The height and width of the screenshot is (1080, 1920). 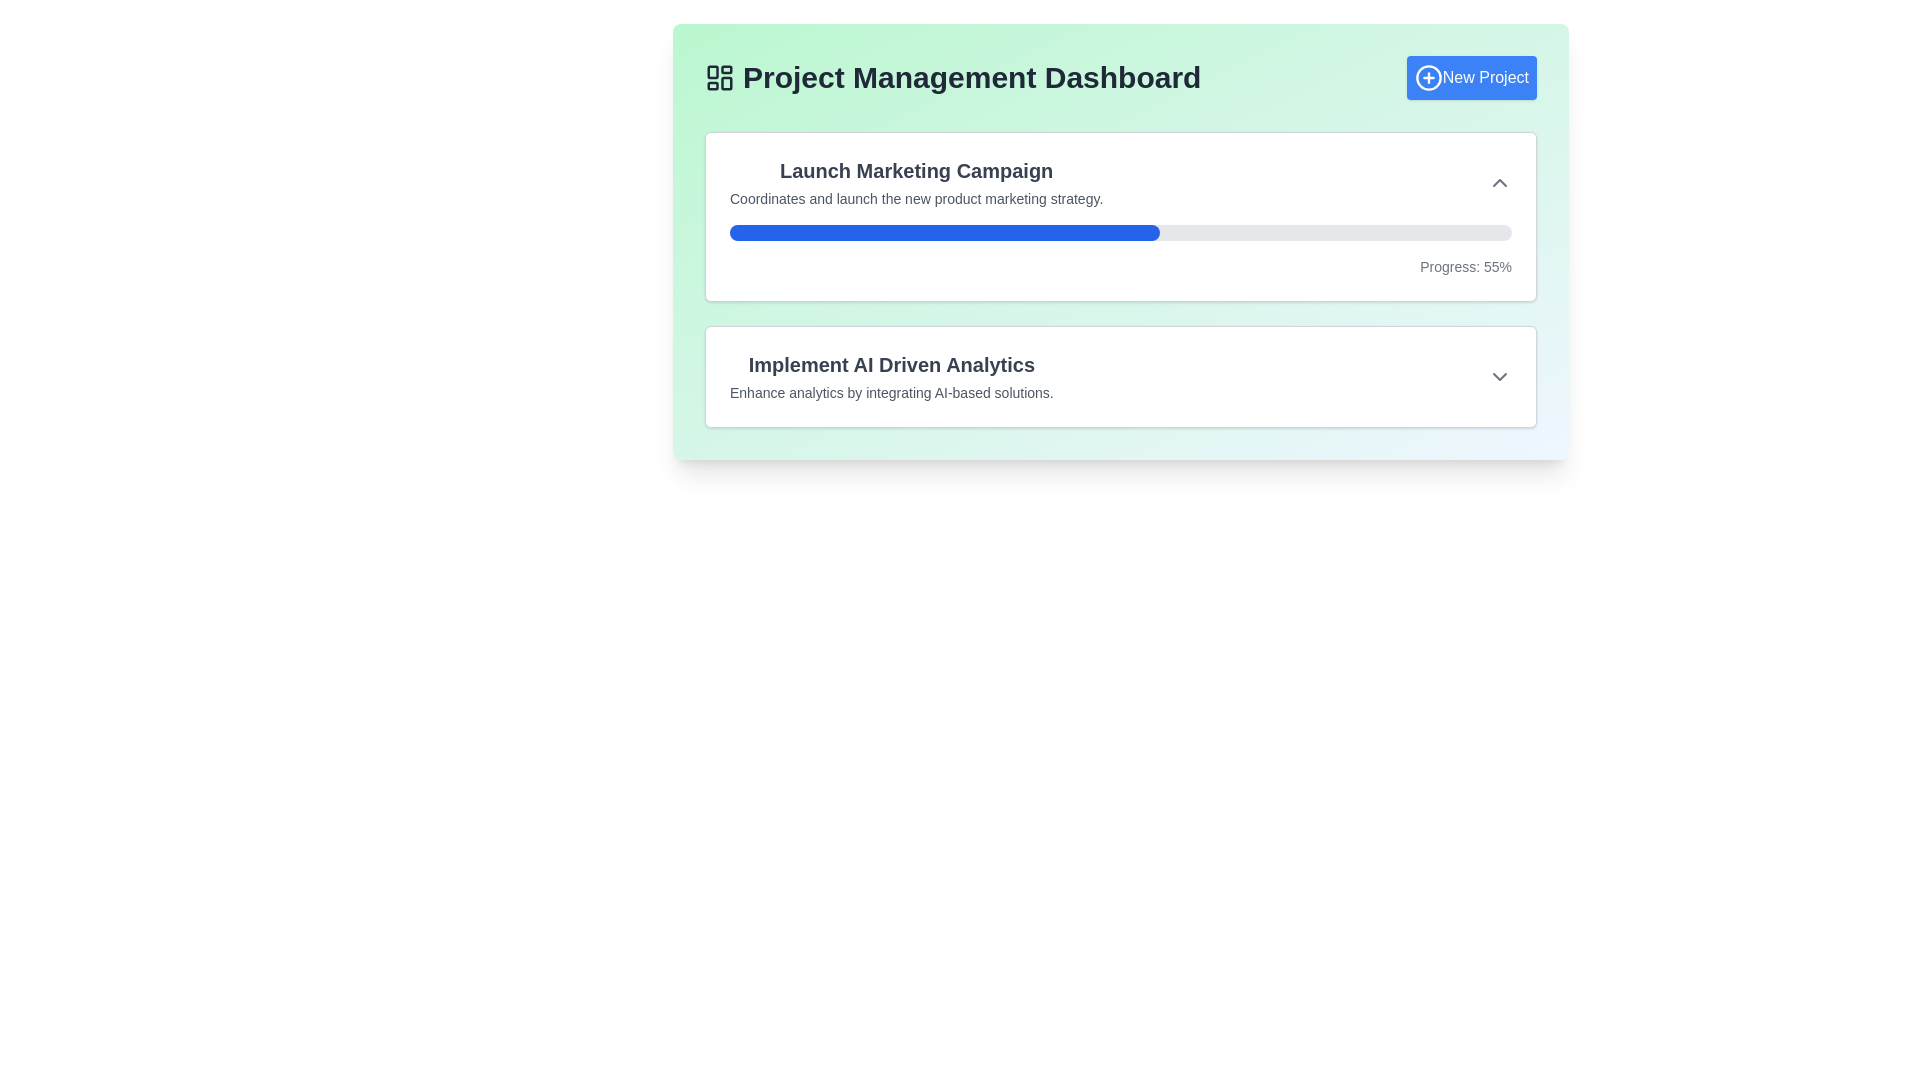 I want to click on the top-left rectangle of the grid-like icon near the text 'Project Management Dashboard', so click(x=713, y=71).